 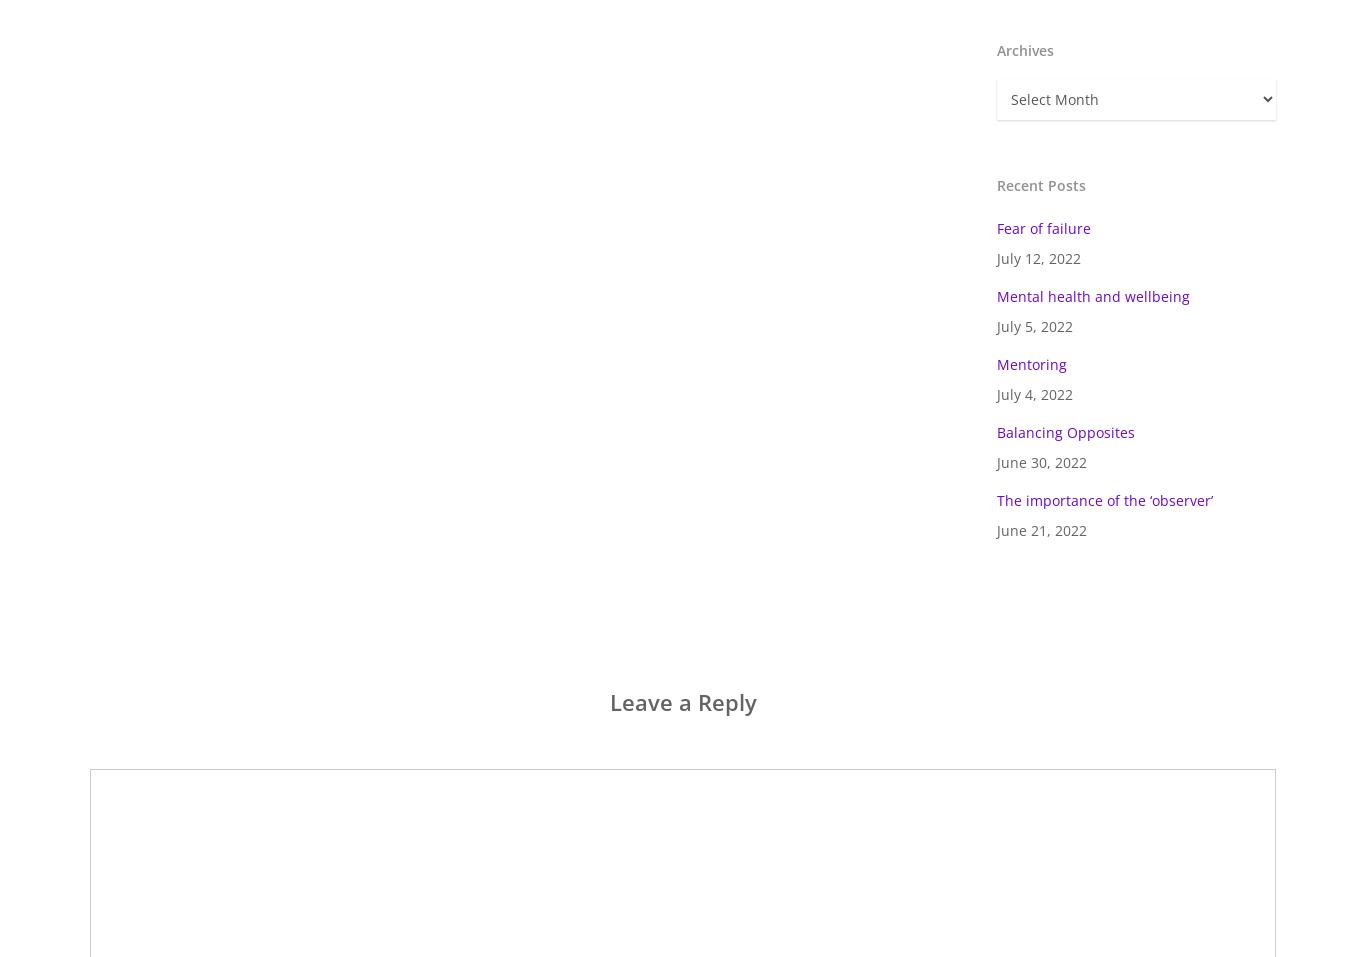 I want to click on 'July 5, 2022', so click(x=1034, y=326).